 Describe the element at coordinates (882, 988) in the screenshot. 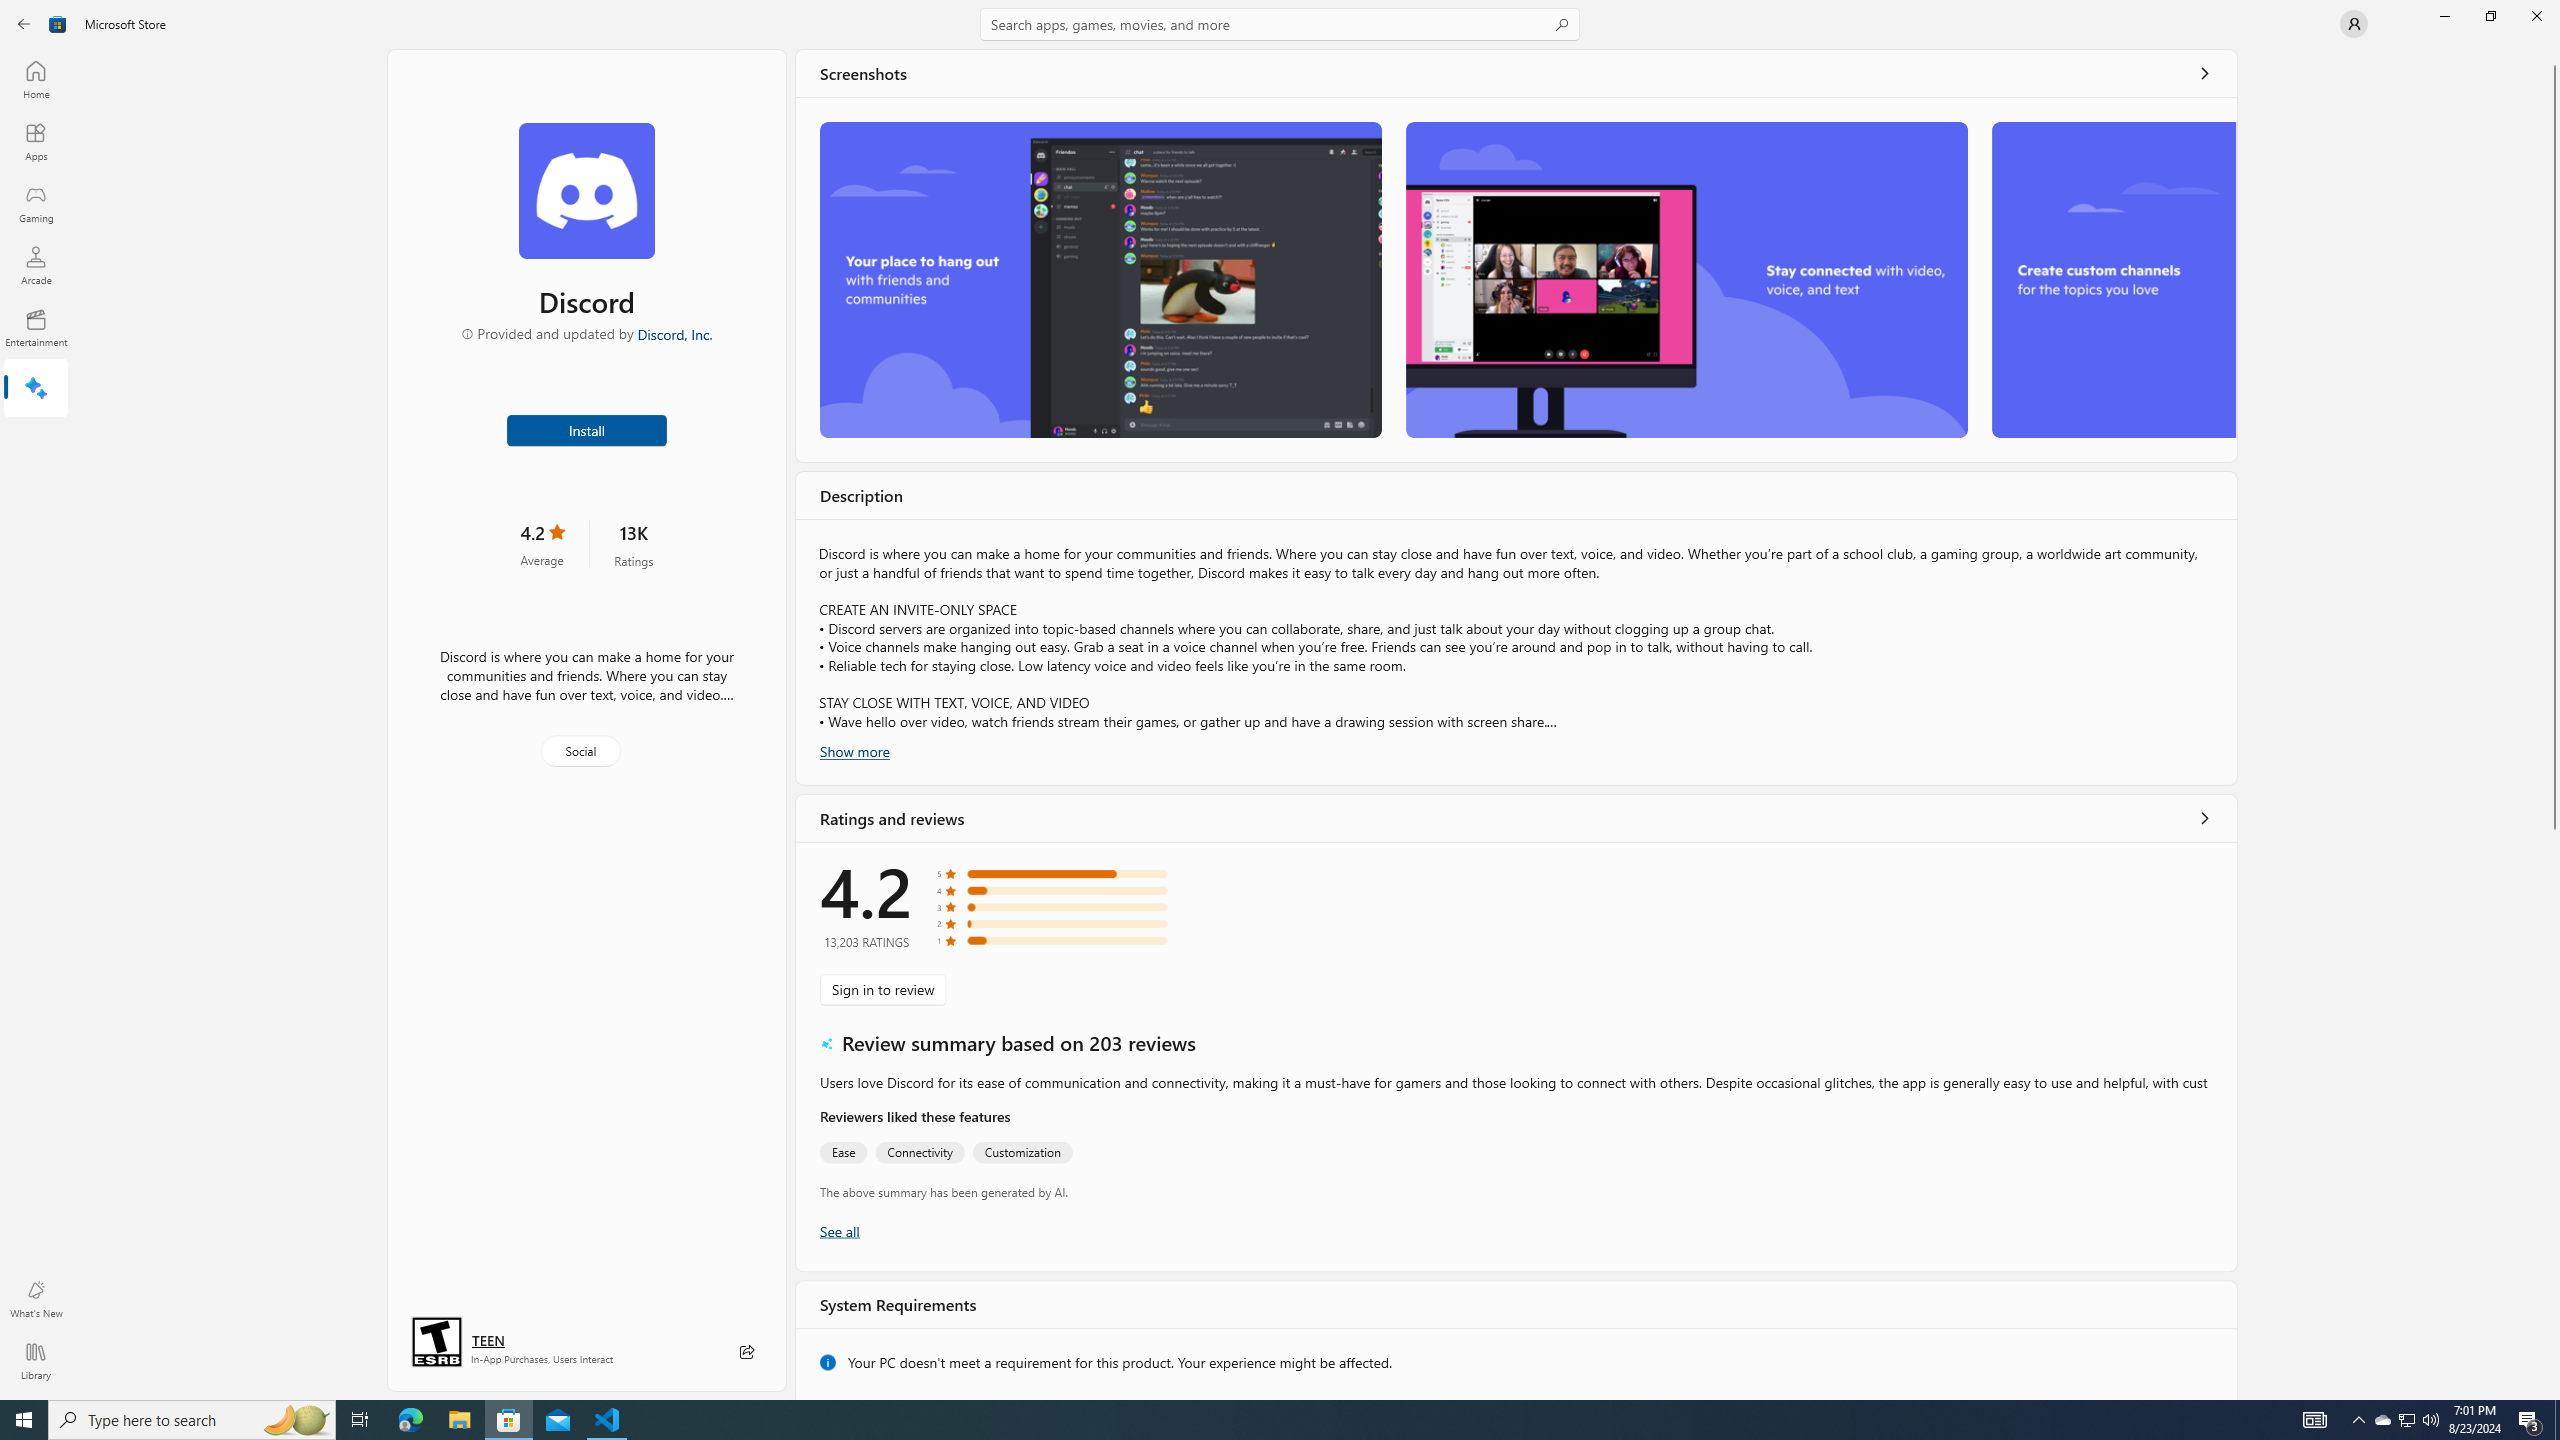

I see `'Sign in to review'` at that location.